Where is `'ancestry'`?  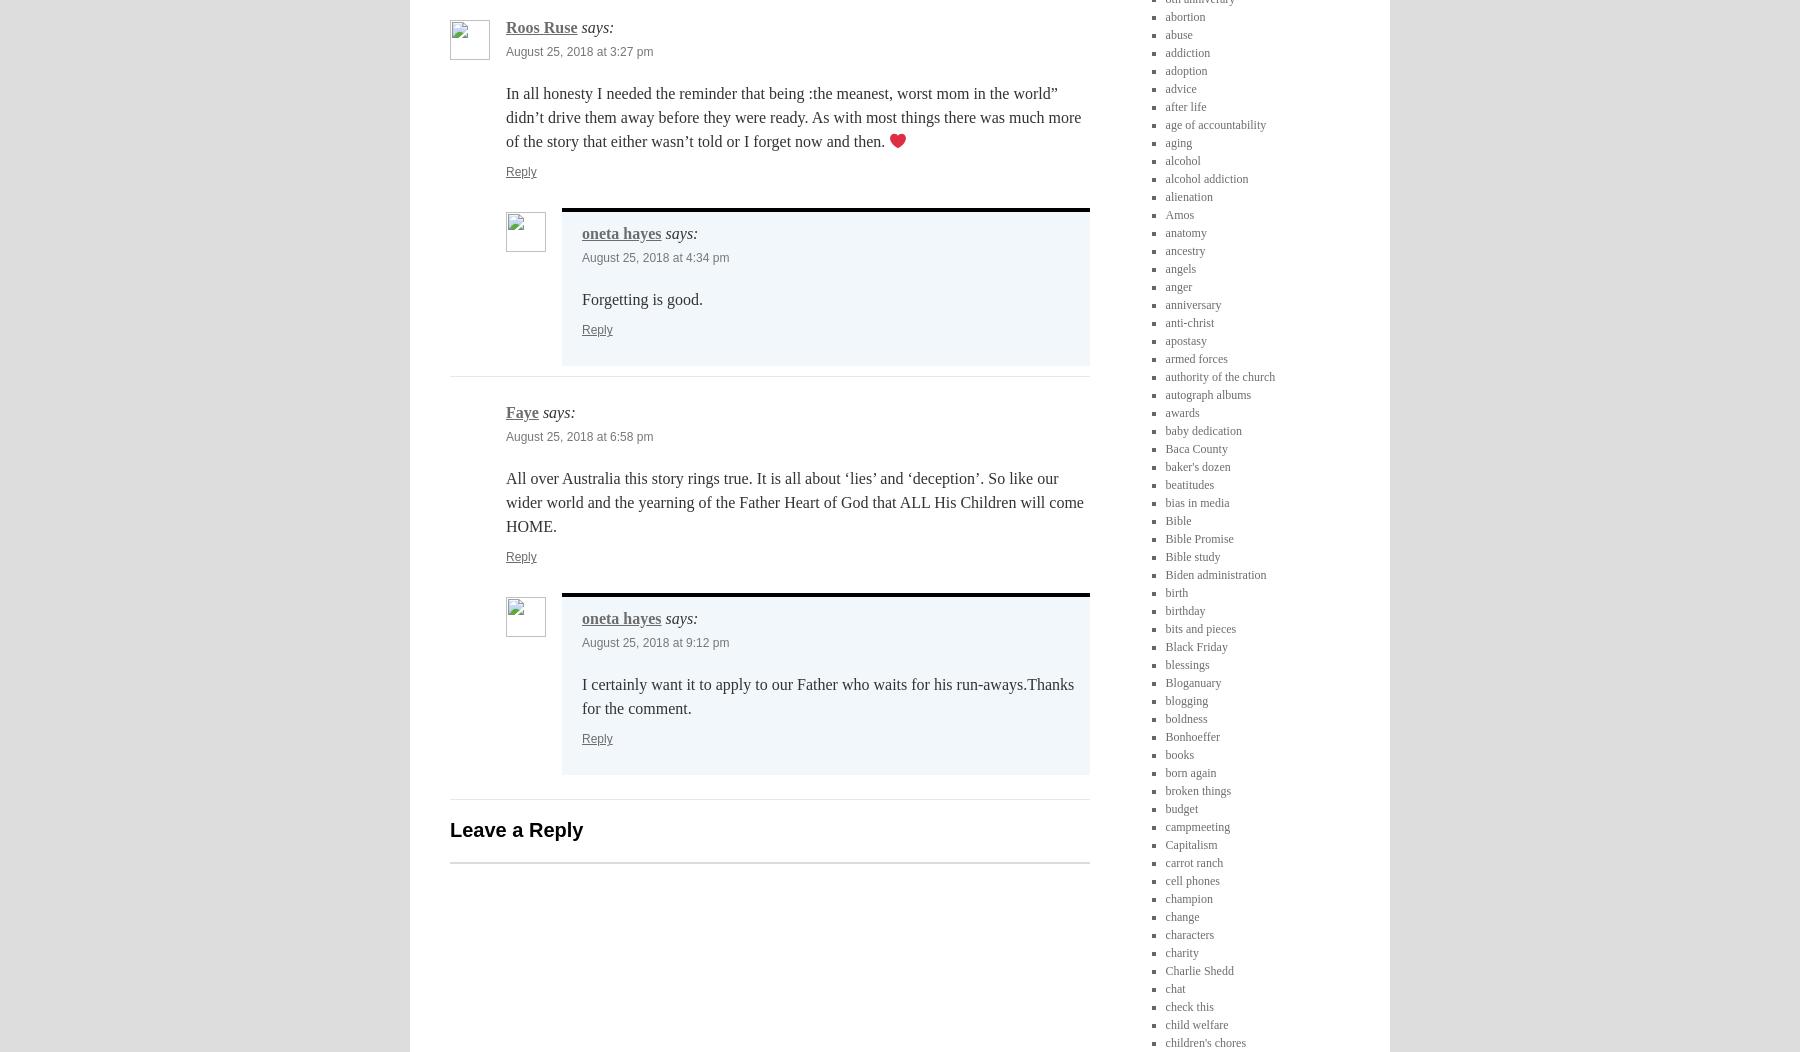 'ancestry' is located at coordinates (1183, 248).